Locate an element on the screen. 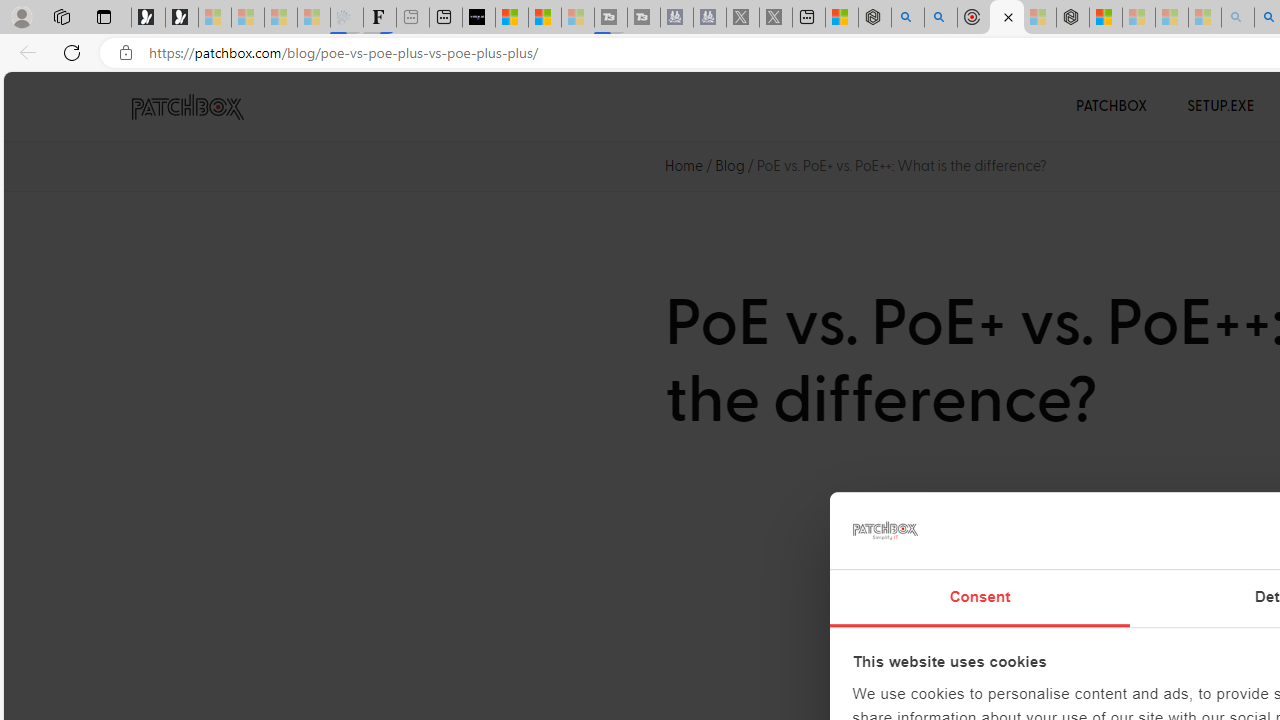  'New tab - Sleeping' is located at coordinates (411, 17).